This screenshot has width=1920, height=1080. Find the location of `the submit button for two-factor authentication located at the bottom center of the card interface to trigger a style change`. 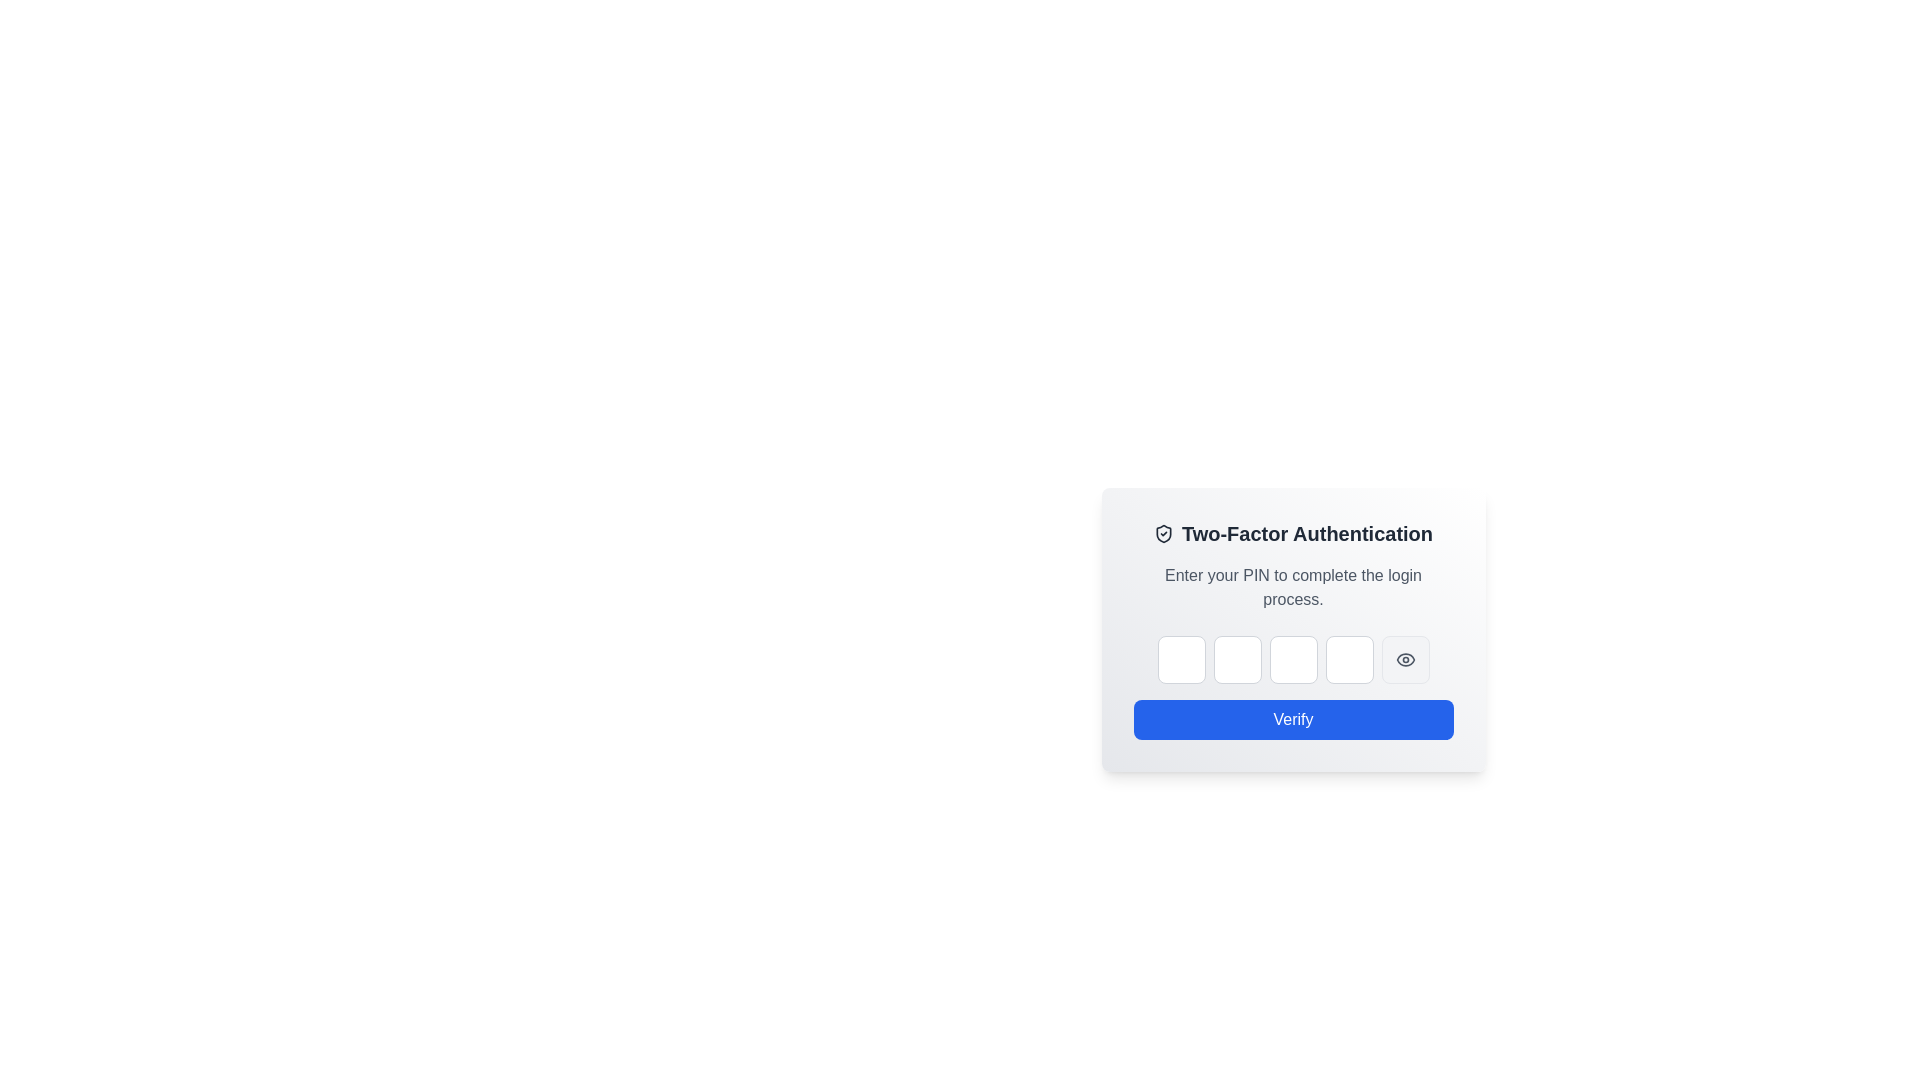

the submit button for two-factor authentication located at the bottom center of the card interface to trigger a style change is located at coordinates (1293, 720).